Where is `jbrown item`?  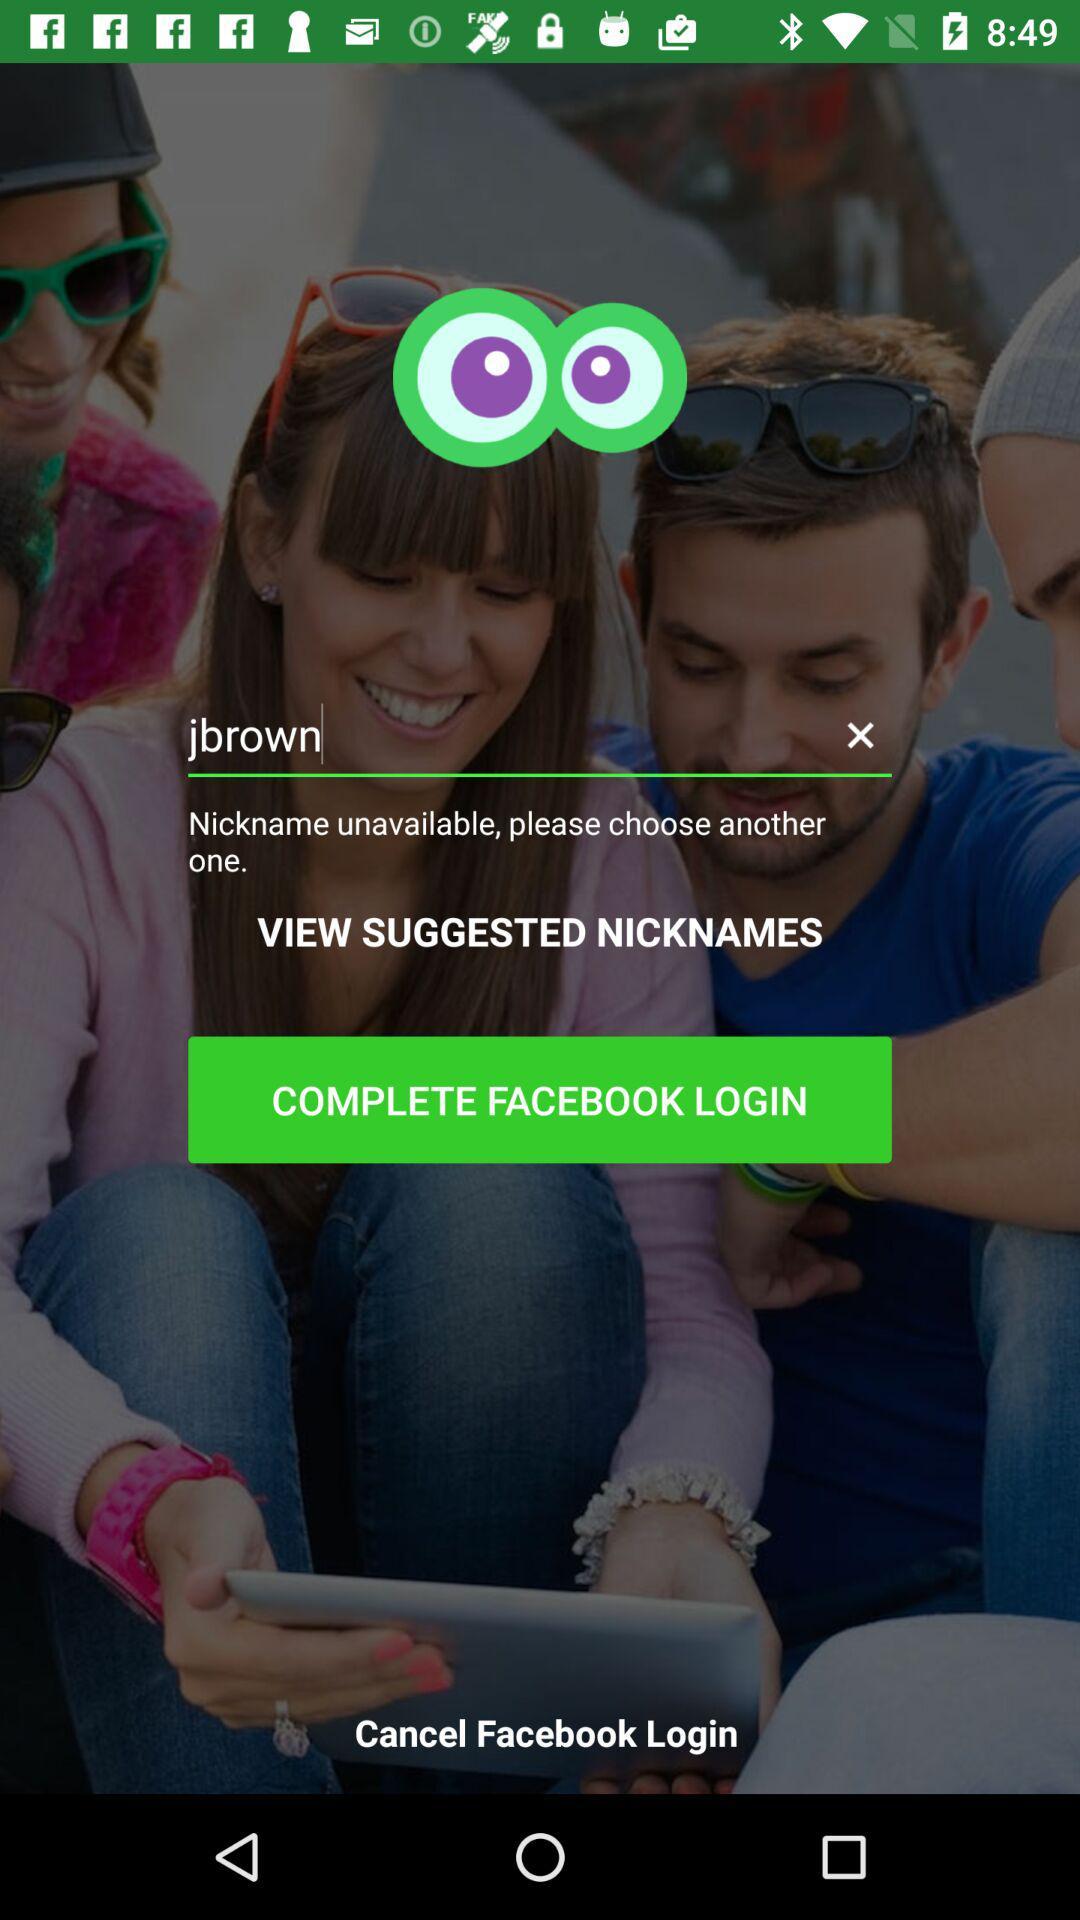
jbrown item is located at coordinates (540, 733).